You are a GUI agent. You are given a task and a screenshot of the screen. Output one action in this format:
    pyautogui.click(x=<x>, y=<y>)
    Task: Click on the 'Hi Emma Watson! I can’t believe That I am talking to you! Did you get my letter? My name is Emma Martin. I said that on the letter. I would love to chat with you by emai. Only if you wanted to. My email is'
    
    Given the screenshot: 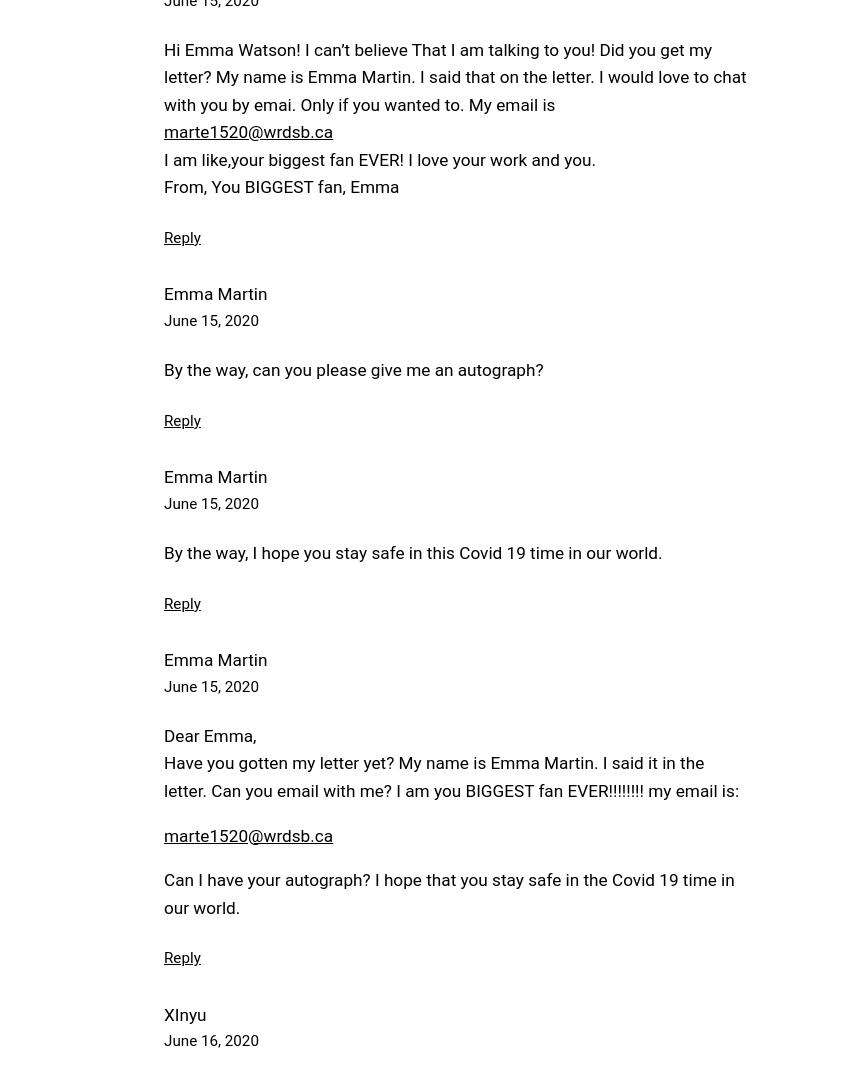 What is the action you would take?
    pyautogui.click(x=454, y=76)
    